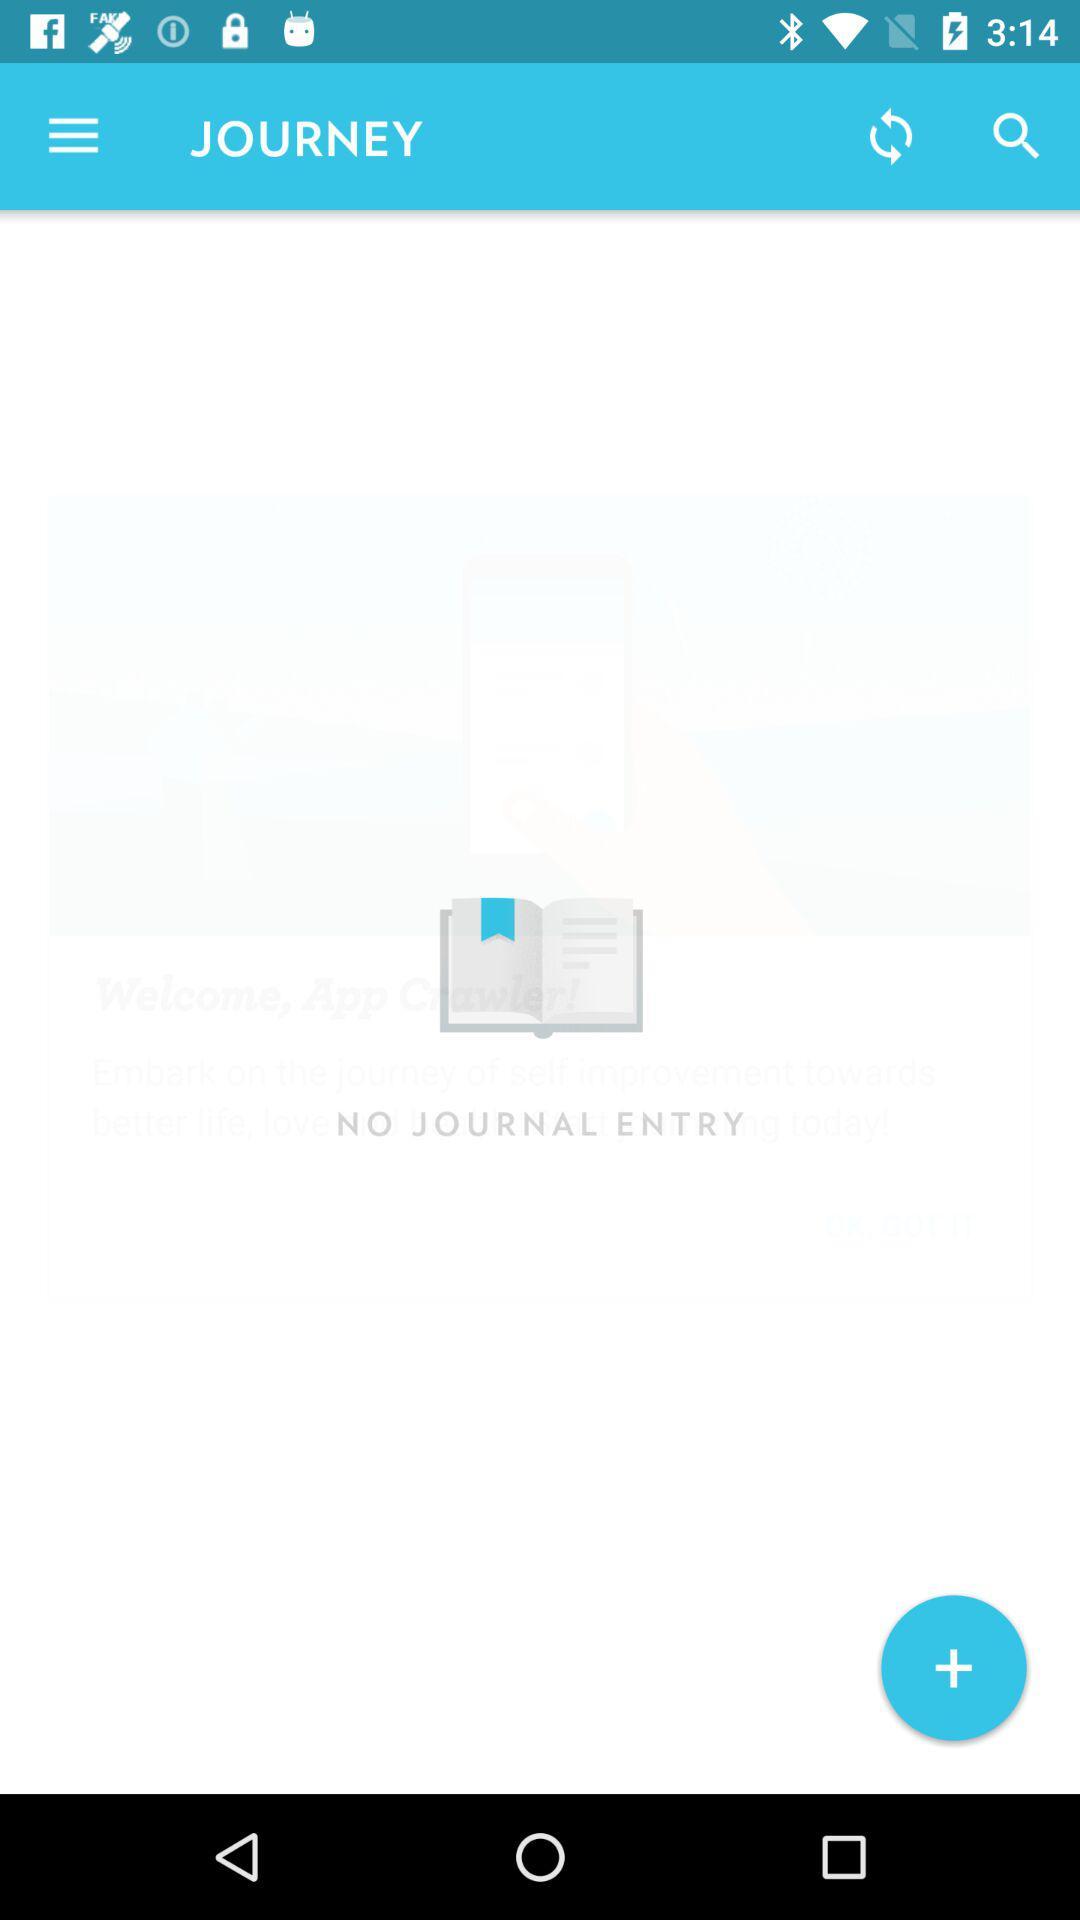 This screenshot has height=1920, width=1080. What do you see at coordinates (952, 1668) in the screenshot?
I see `+ at the bottom right corner` at bounding box center [952, 1668].